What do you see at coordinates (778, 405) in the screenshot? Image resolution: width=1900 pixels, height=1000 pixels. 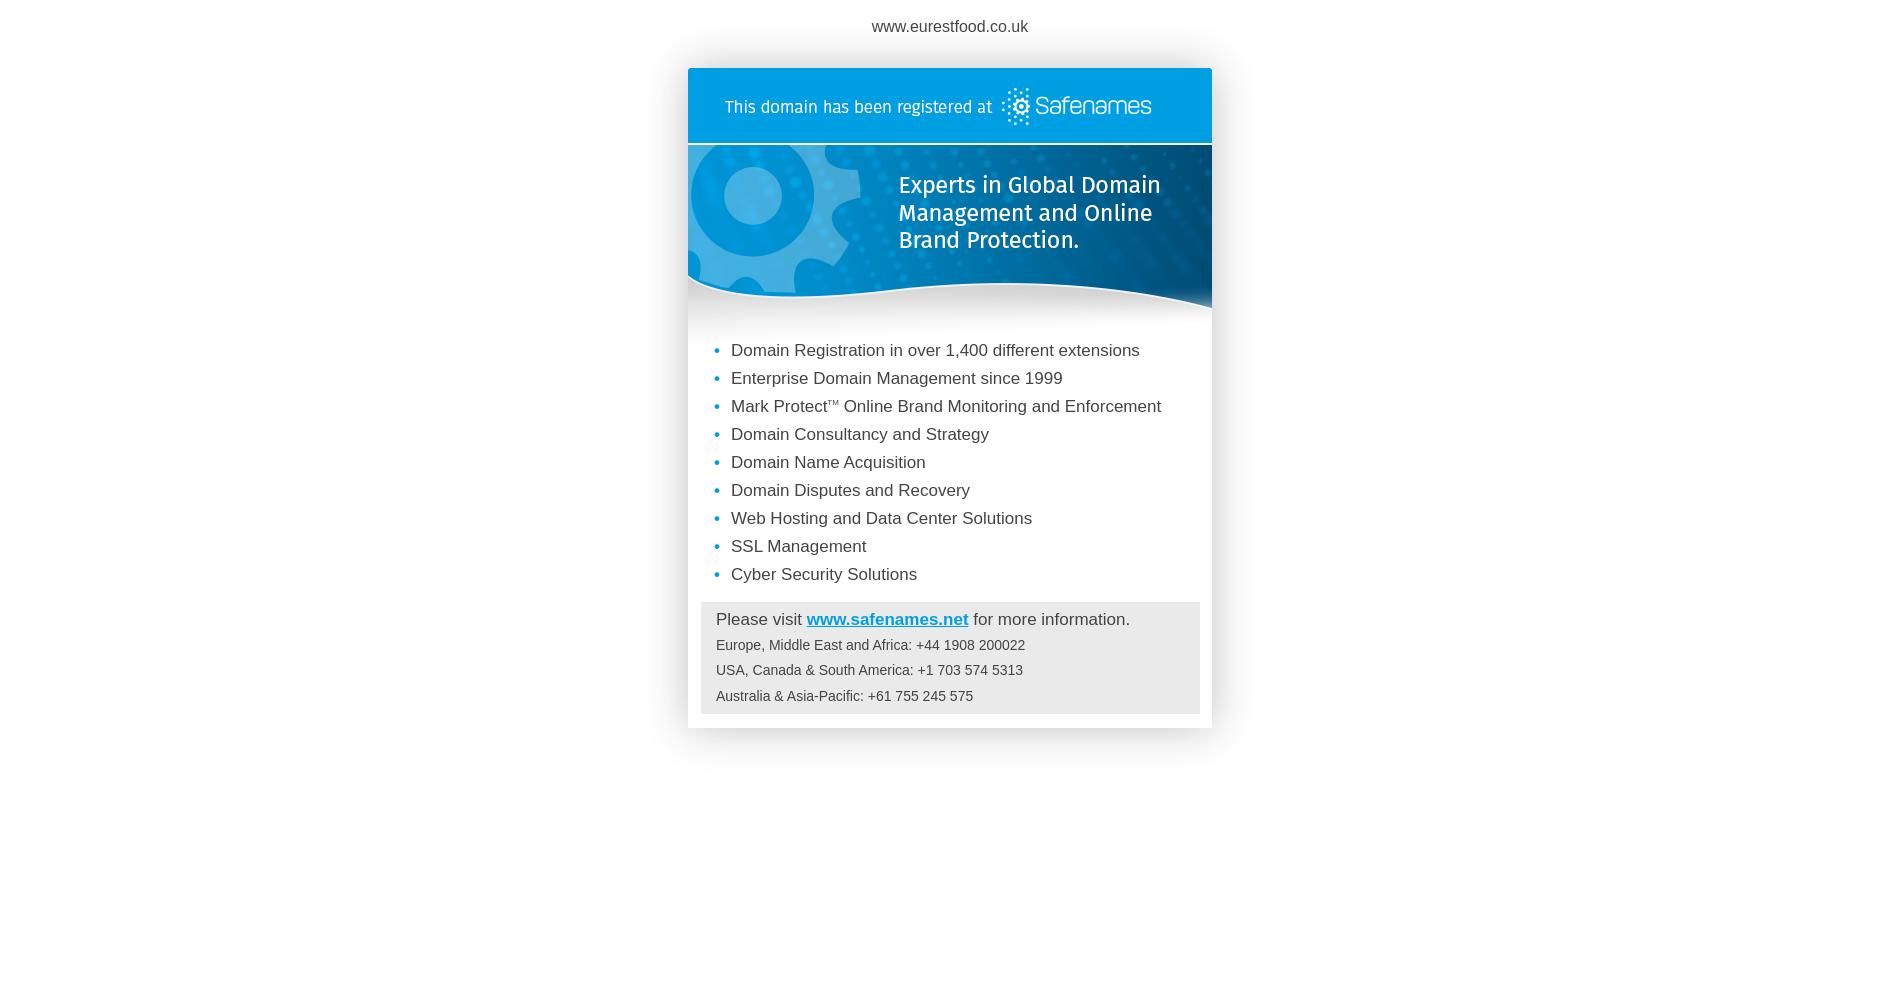 I see `'Mark Protect'` at bounding box center [778, 405].